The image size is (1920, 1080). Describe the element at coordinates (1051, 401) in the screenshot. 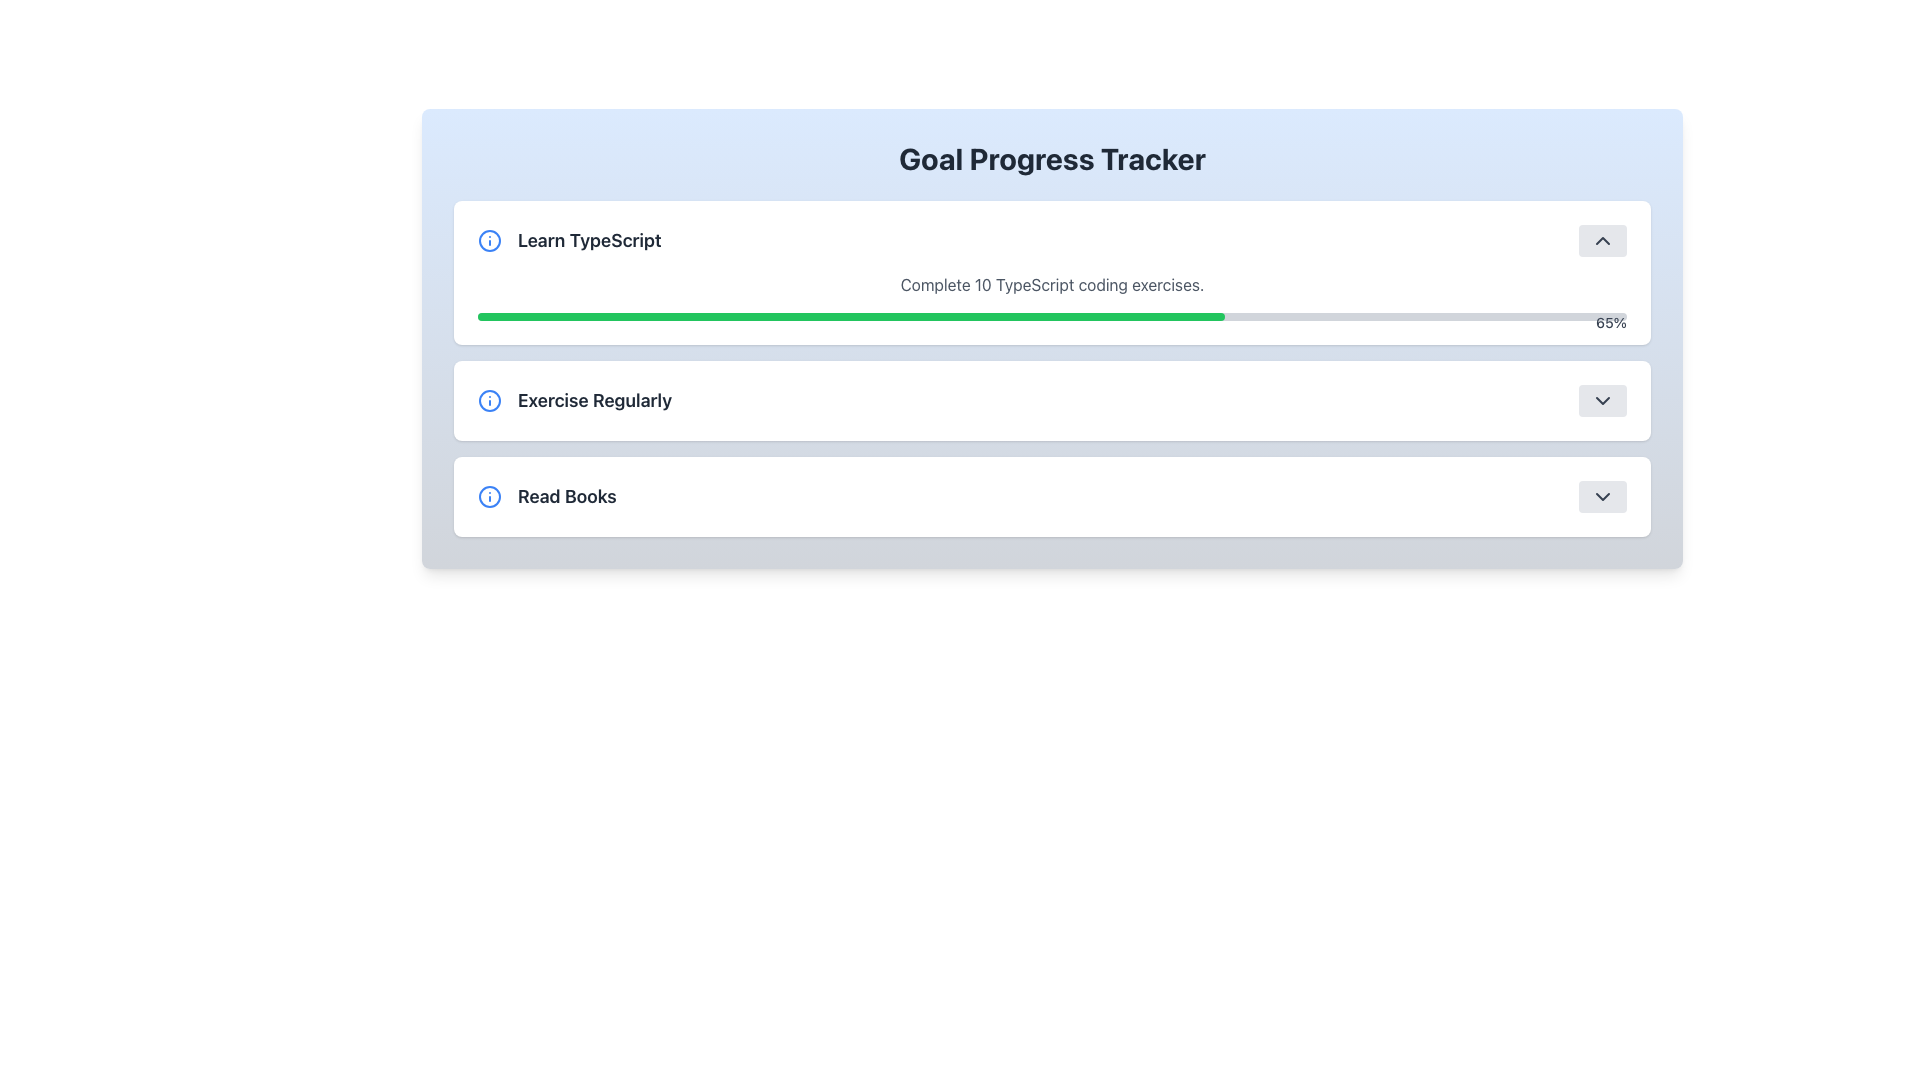

I see `the 'Exercise Regularly' checkbox-like progress tracker item` at that location.